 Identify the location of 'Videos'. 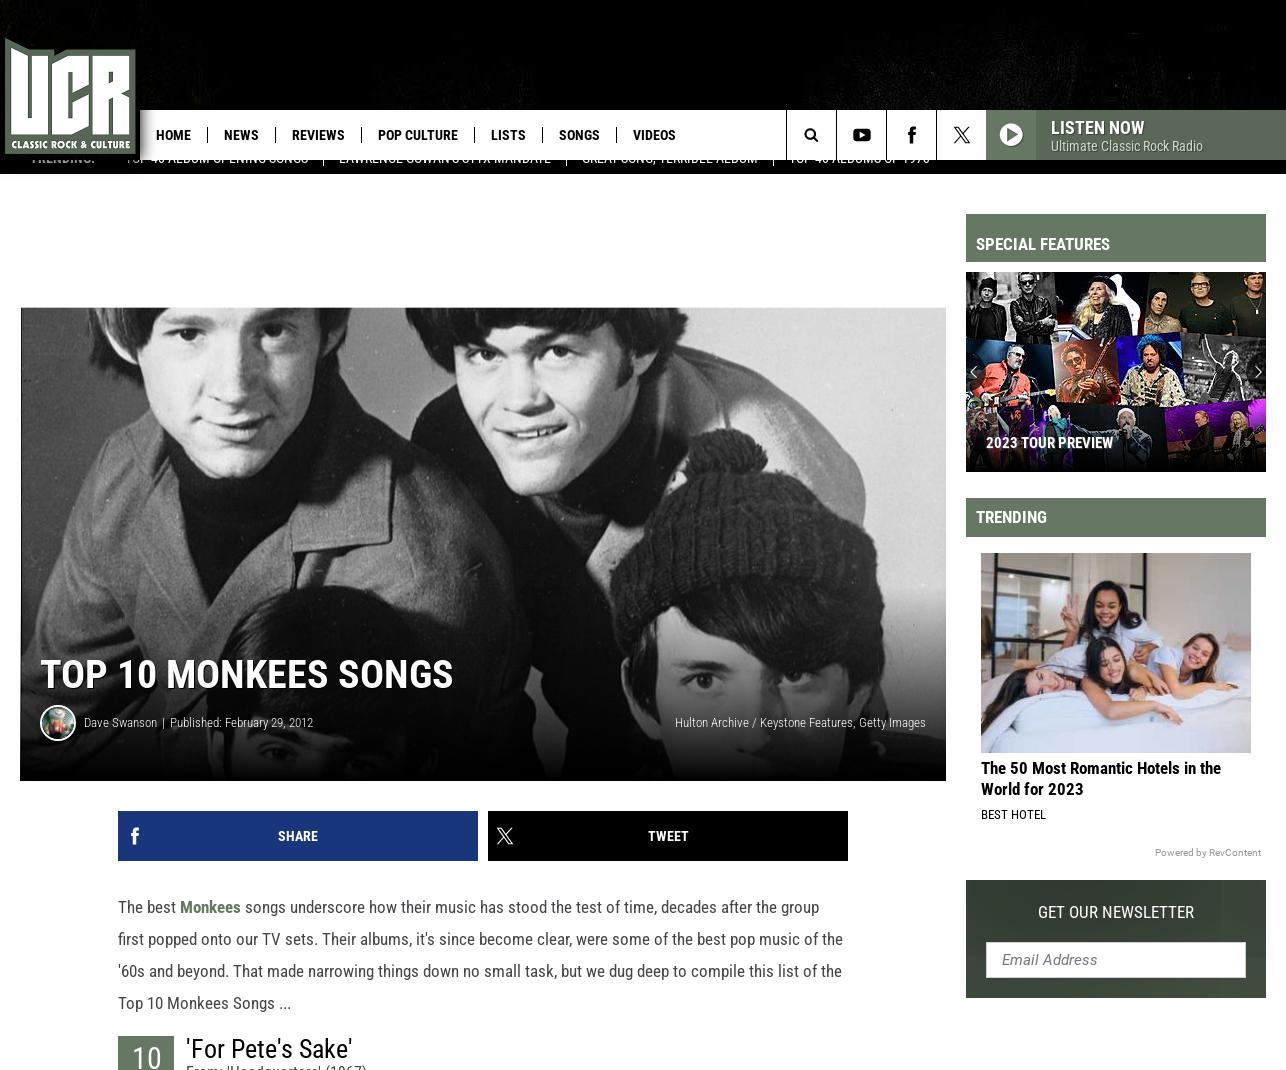
(654, 135).